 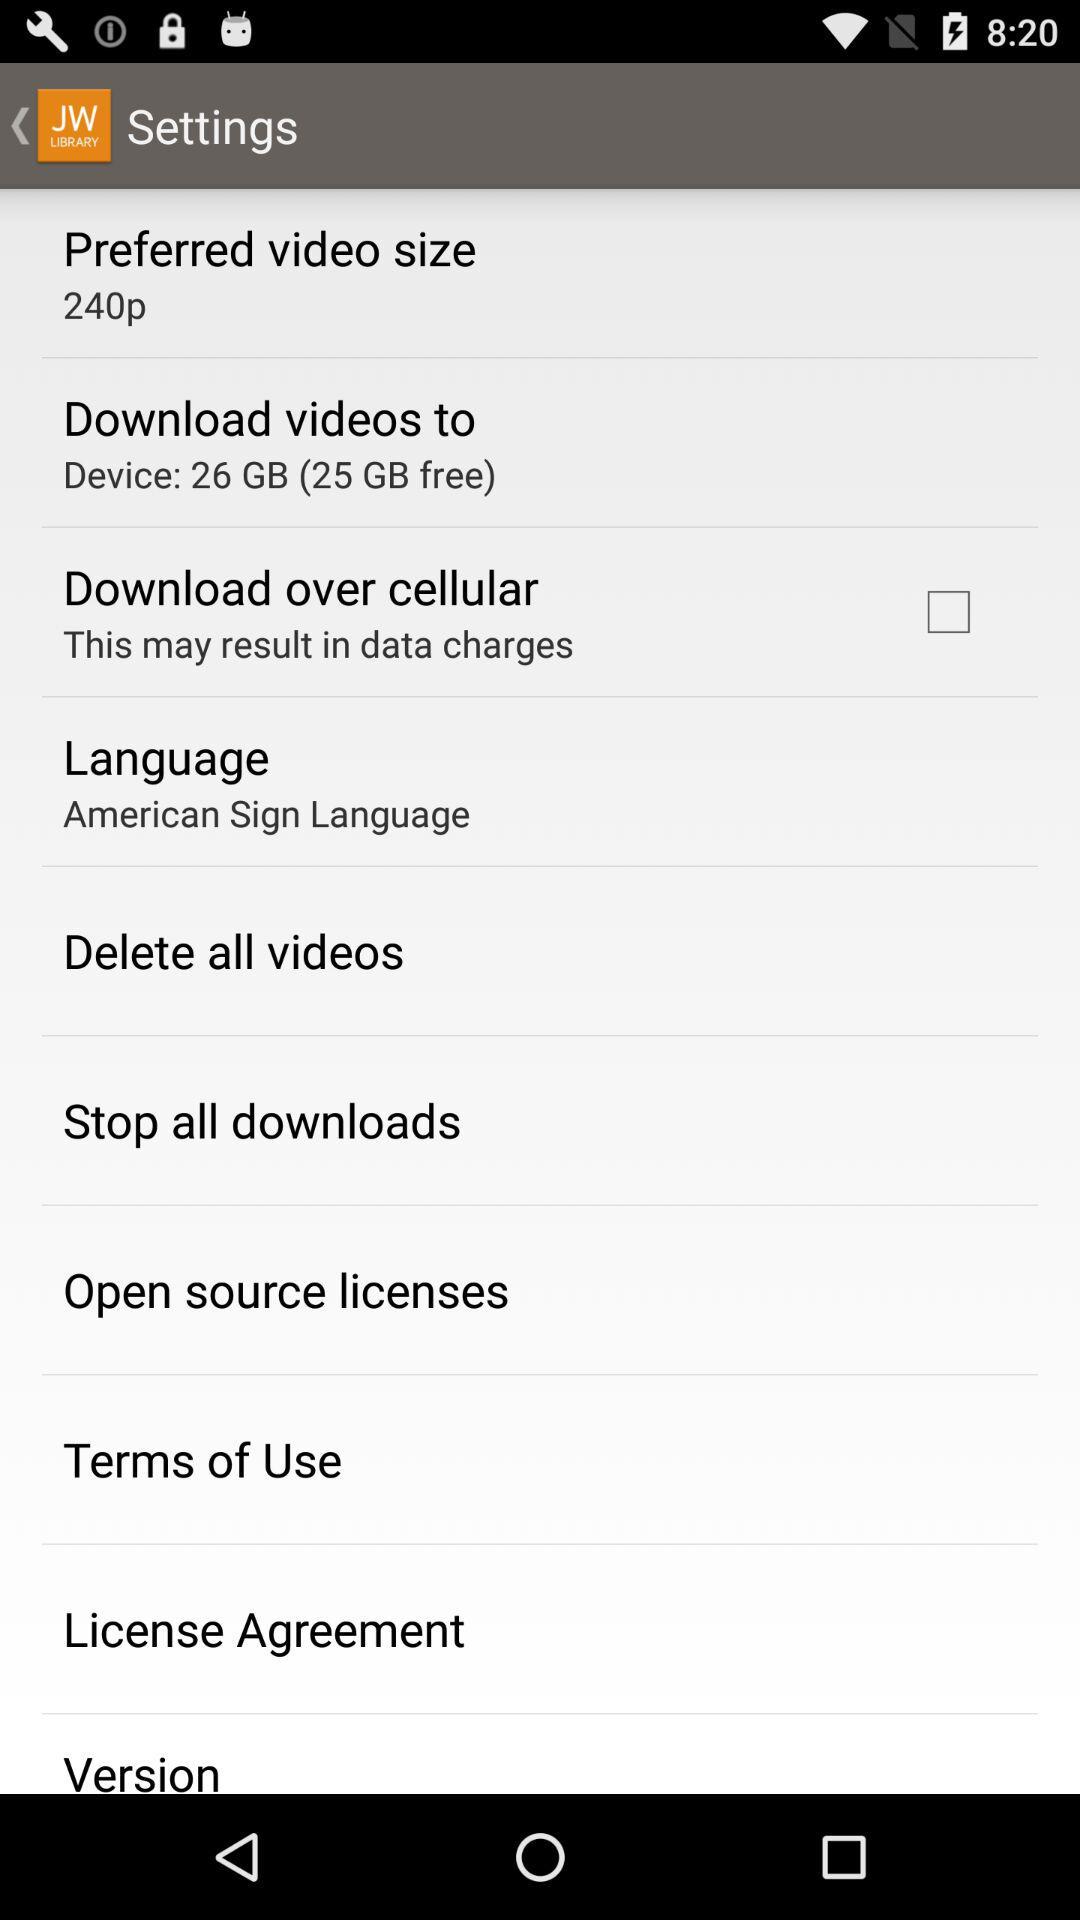 I want to click on app next to this may result item, so click(x=947, y=610).